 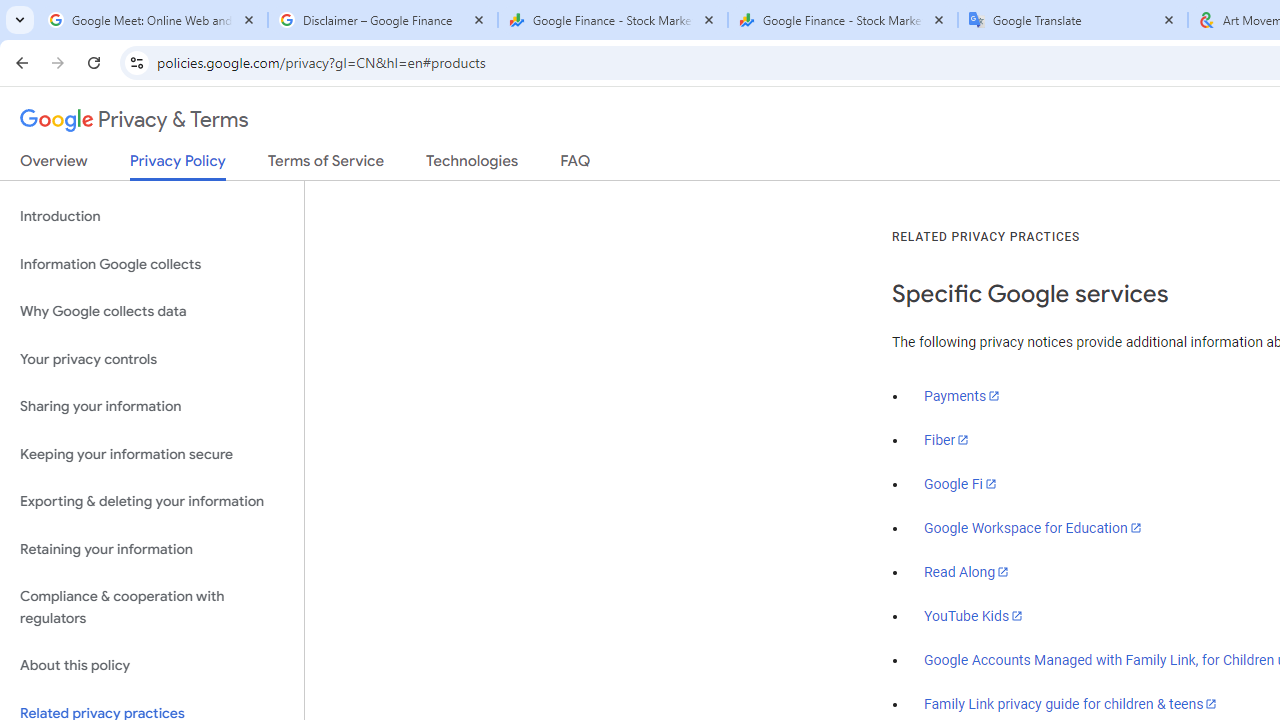 I want to click on 'Family Link privacy guide for children & teens', so click(x=1070, y=702).